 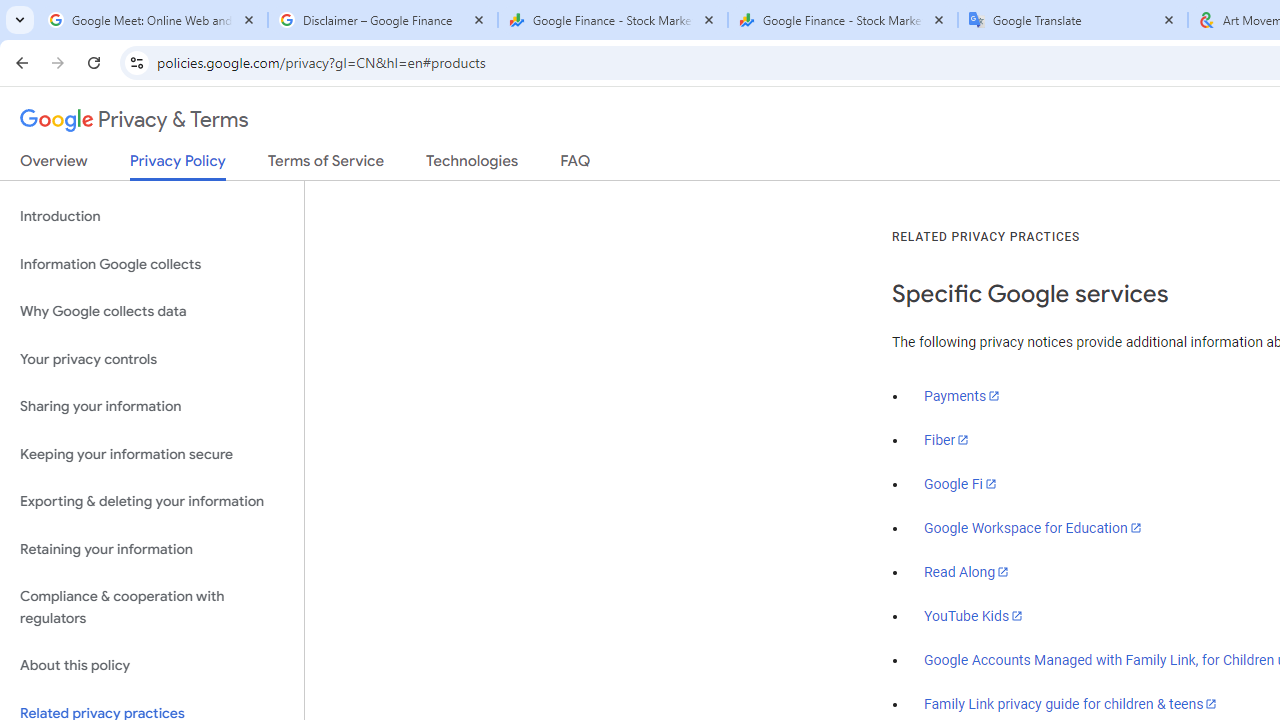 I want to click on 'Family Link privacy guide for children & teens', so click(x=1070, y=702).